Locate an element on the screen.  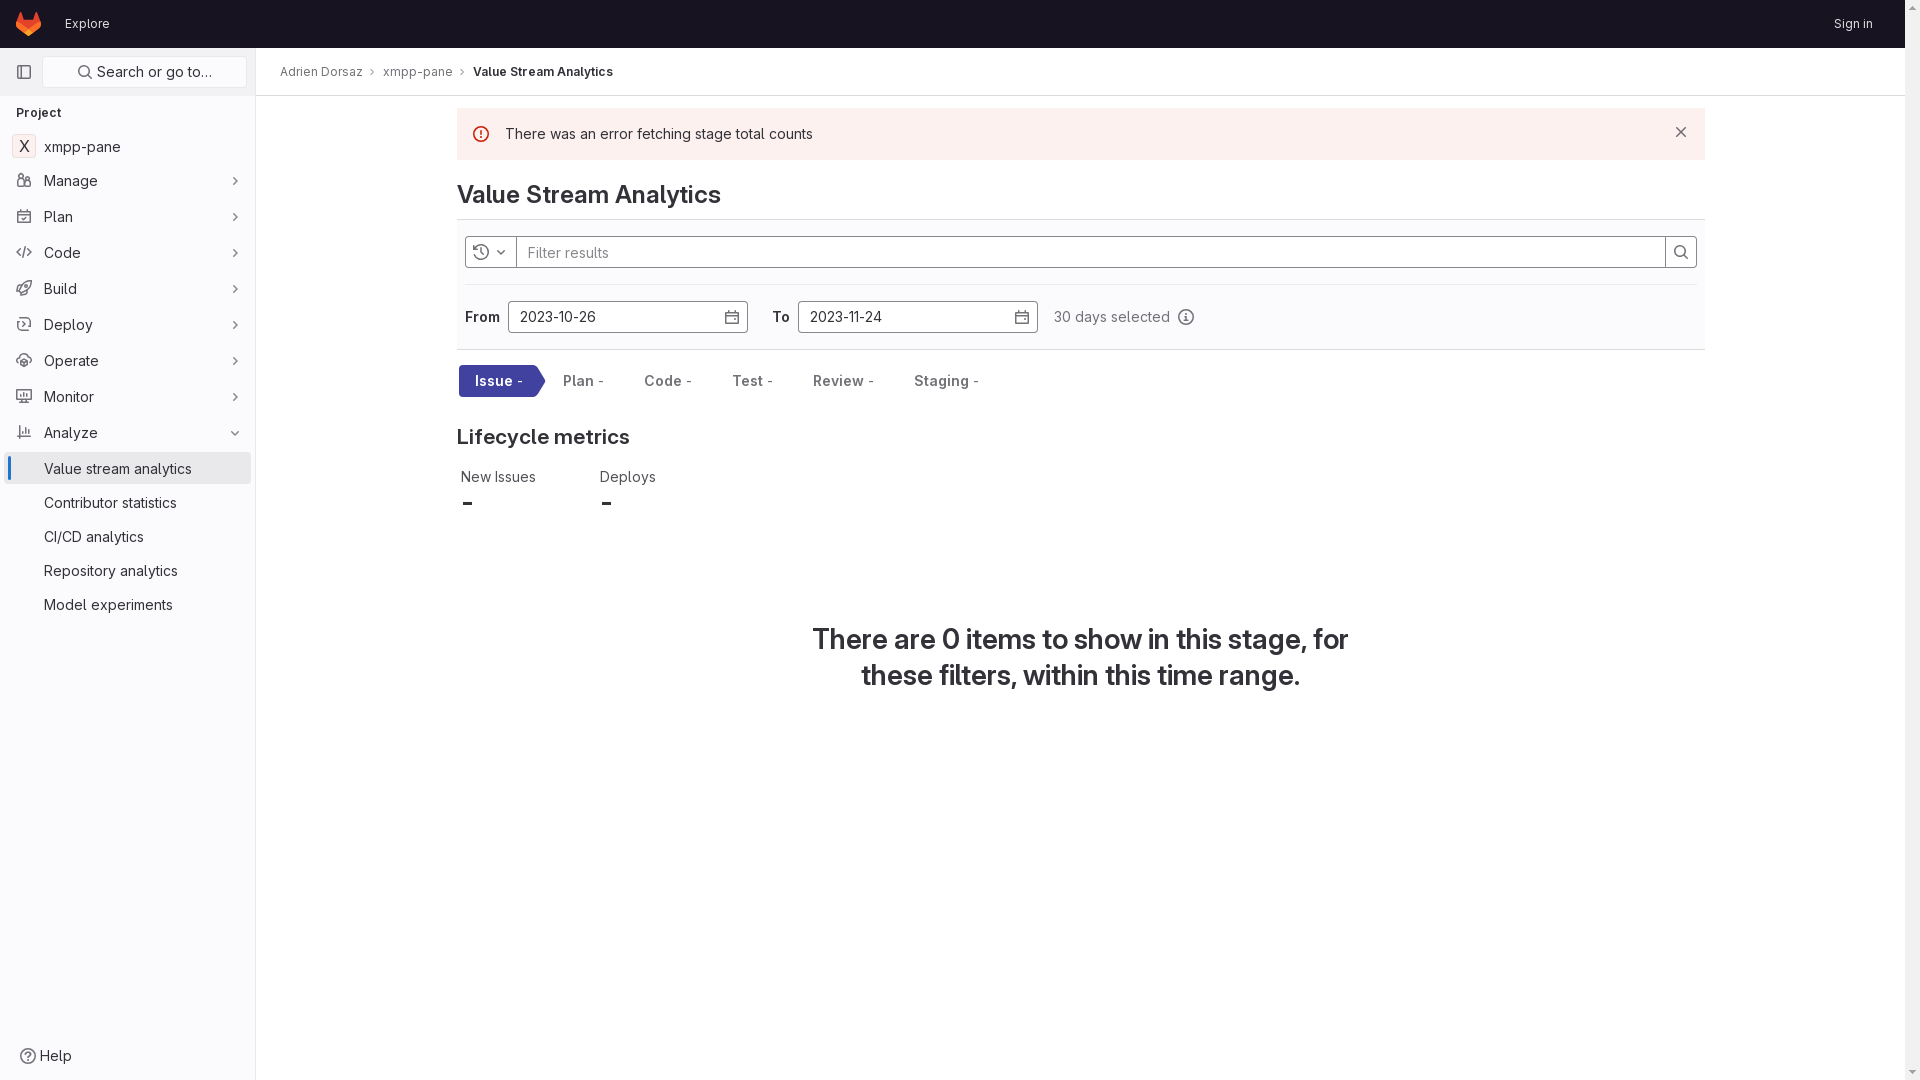
'Homepage' is located at coordinates (28, 23).